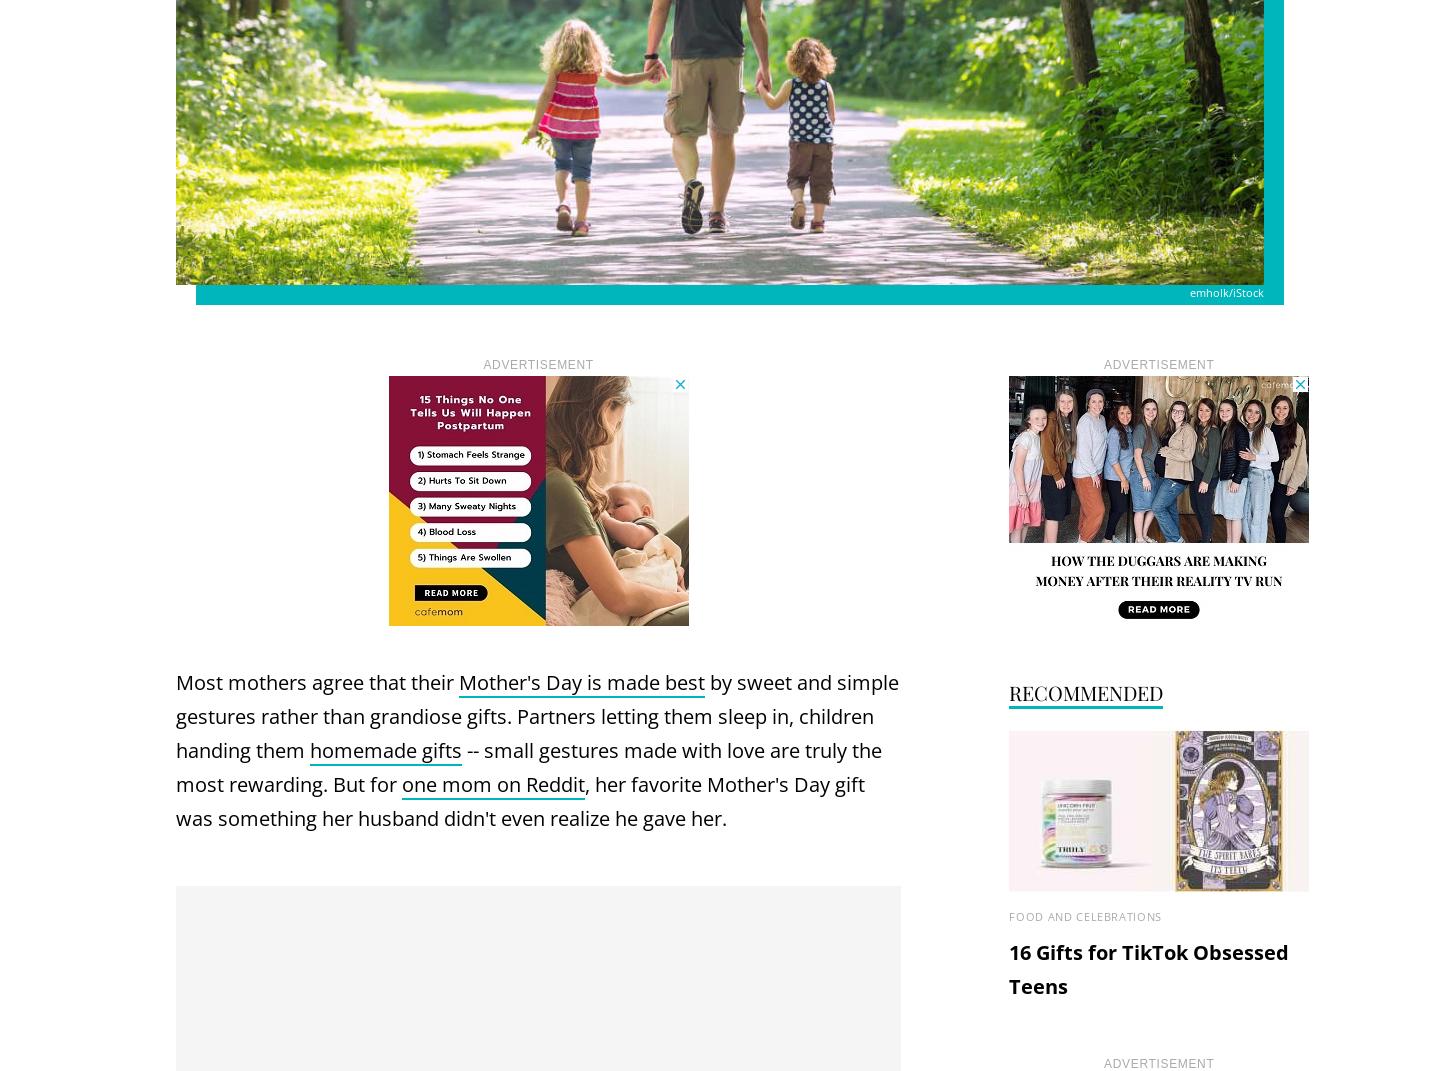  Describe the element at coordinates (519, 799) in the screenshot. I see `', her favorite Mother's Day gift was something her husband didn't even realize he gave her.'` at that location.